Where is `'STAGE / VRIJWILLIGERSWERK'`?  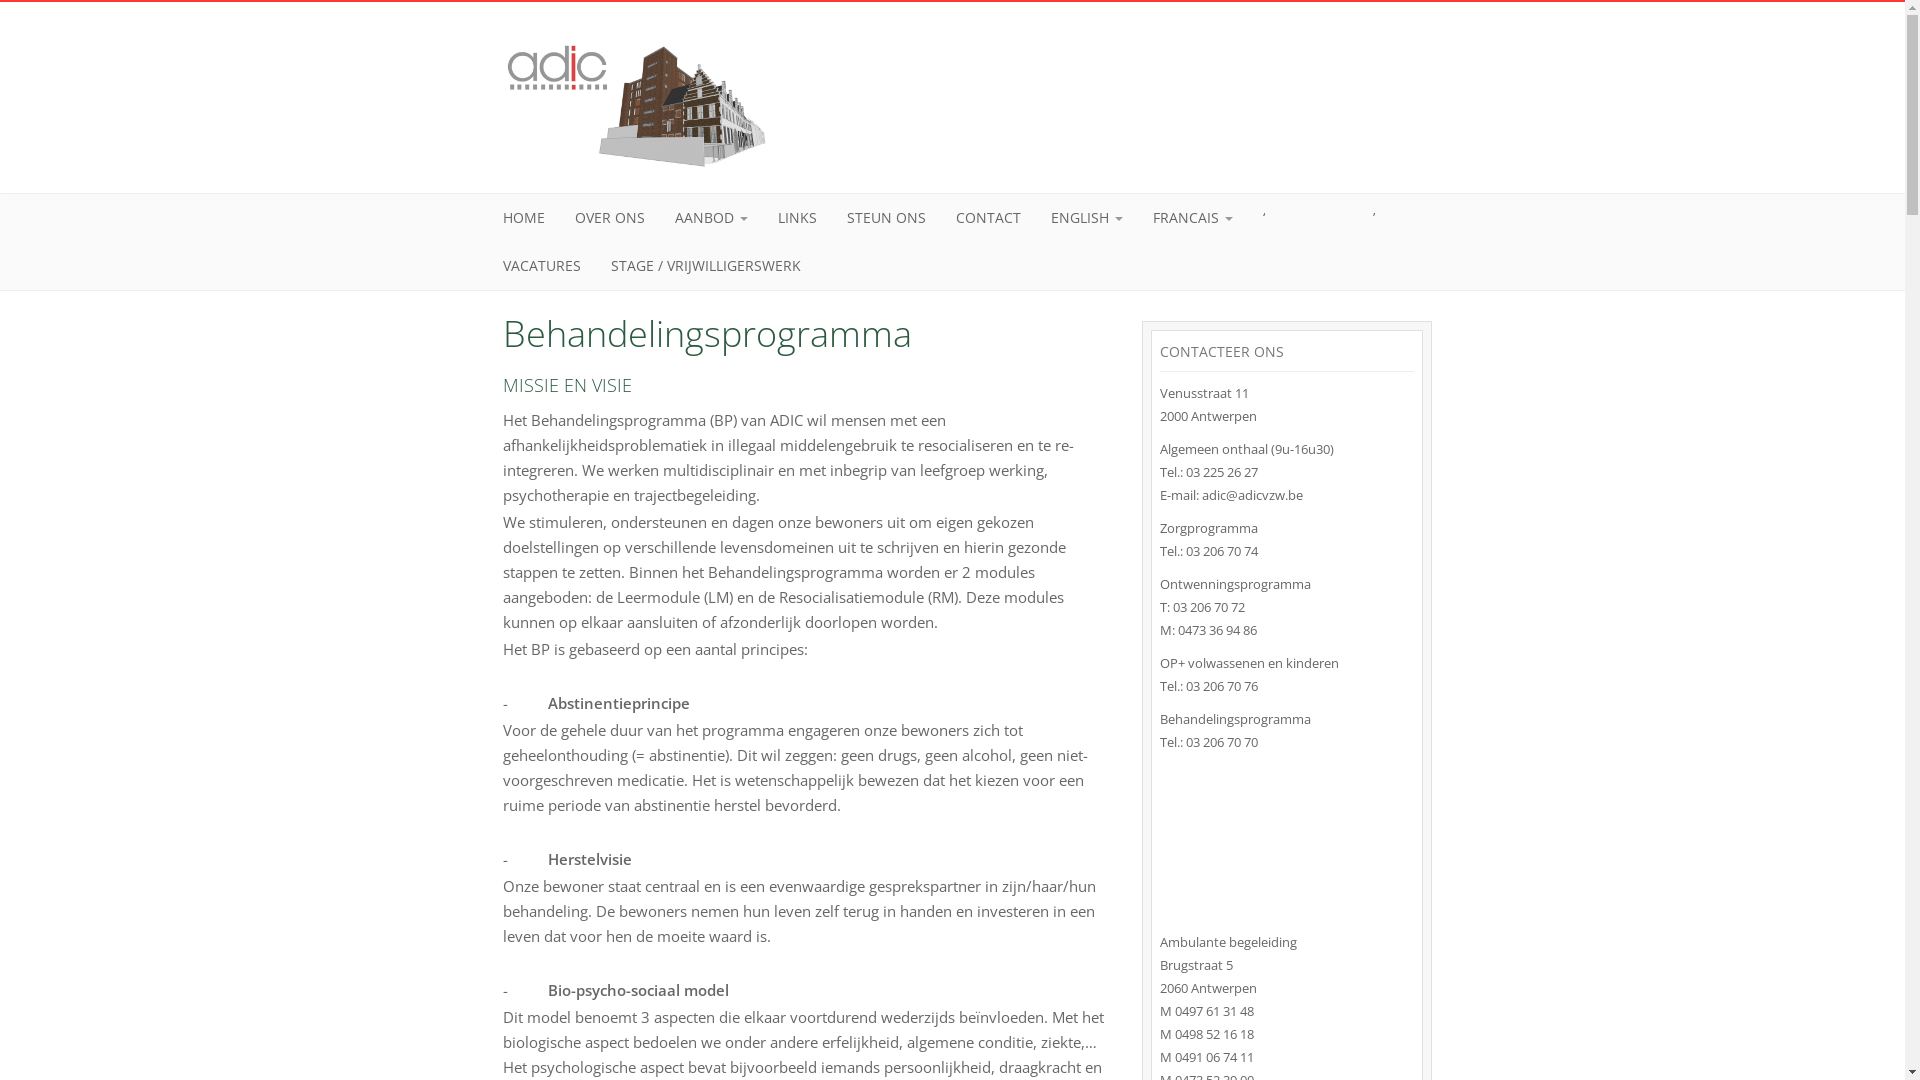 'STAGE / VRIJWILLIGERSWERK' is located at coordinates (705, 265).